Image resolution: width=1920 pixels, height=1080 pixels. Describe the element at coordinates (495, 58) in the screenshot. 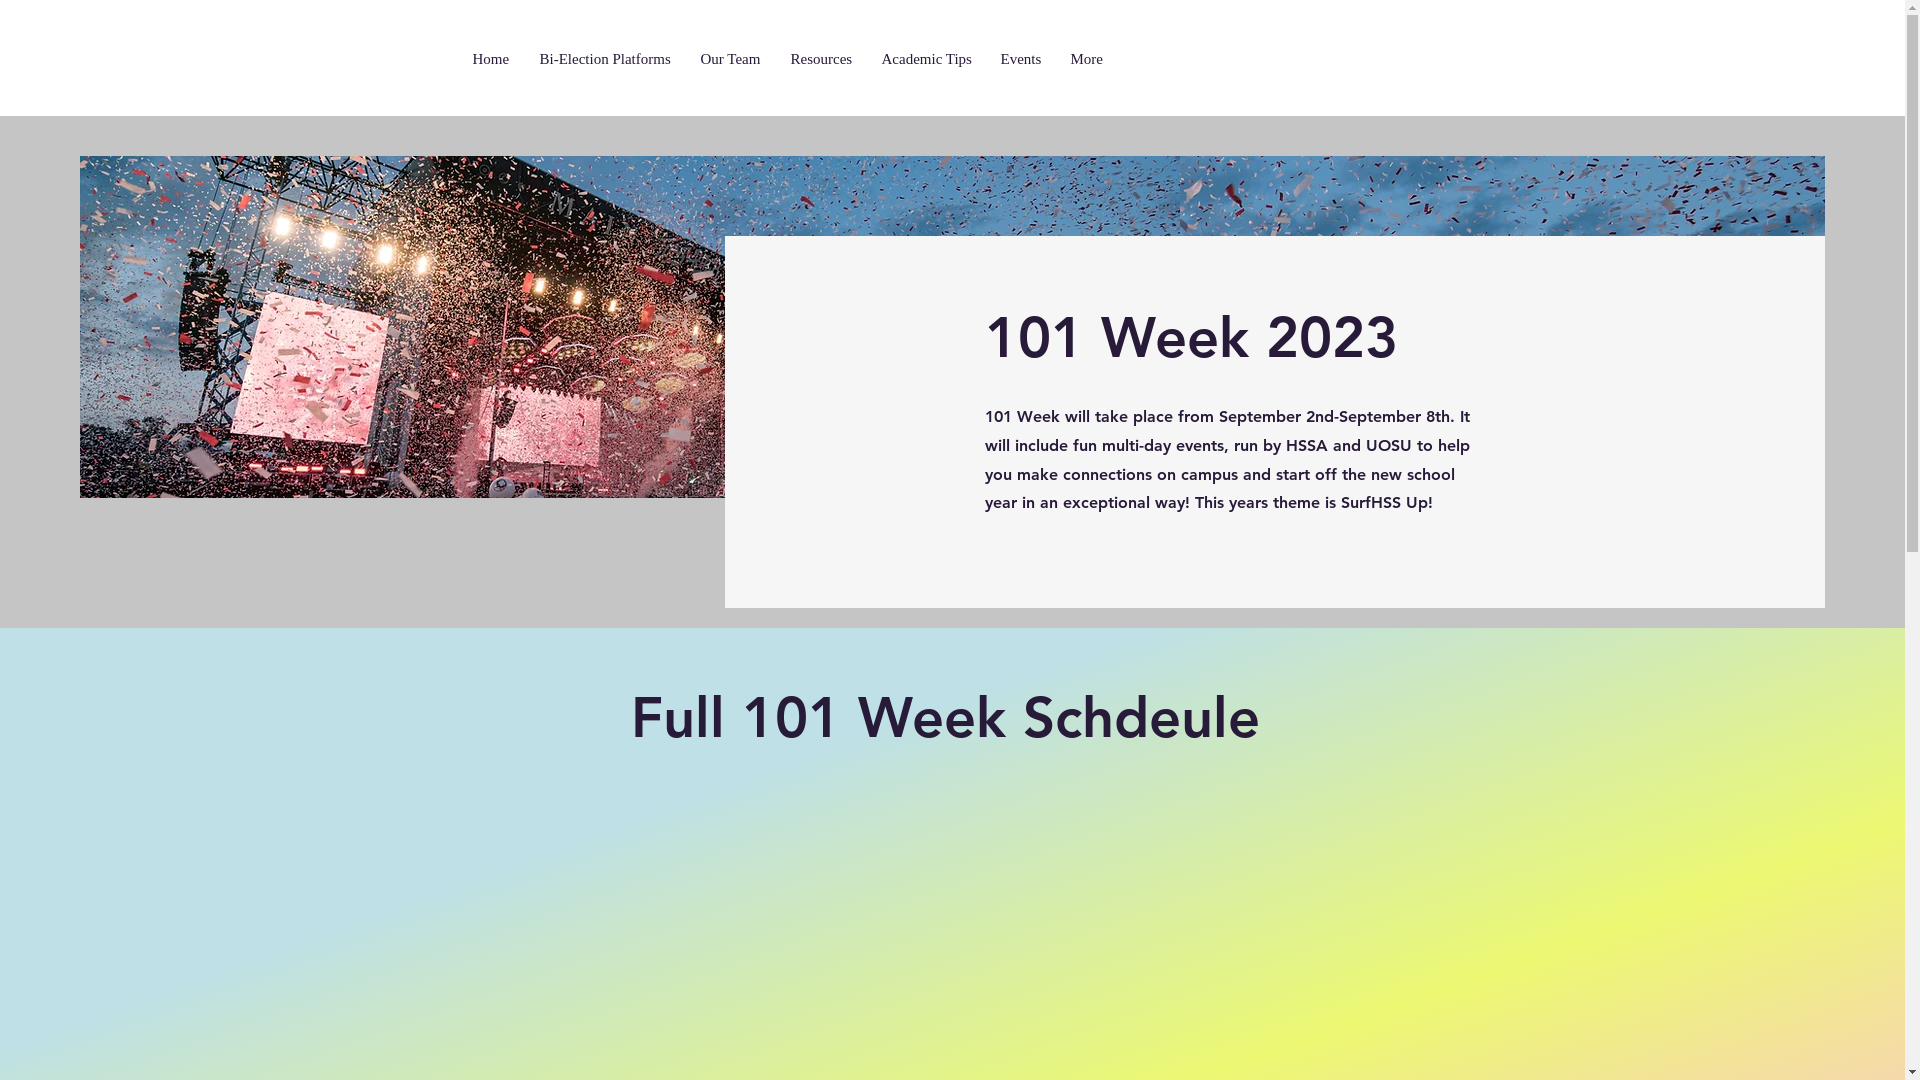

I see `'Home'` at that location.